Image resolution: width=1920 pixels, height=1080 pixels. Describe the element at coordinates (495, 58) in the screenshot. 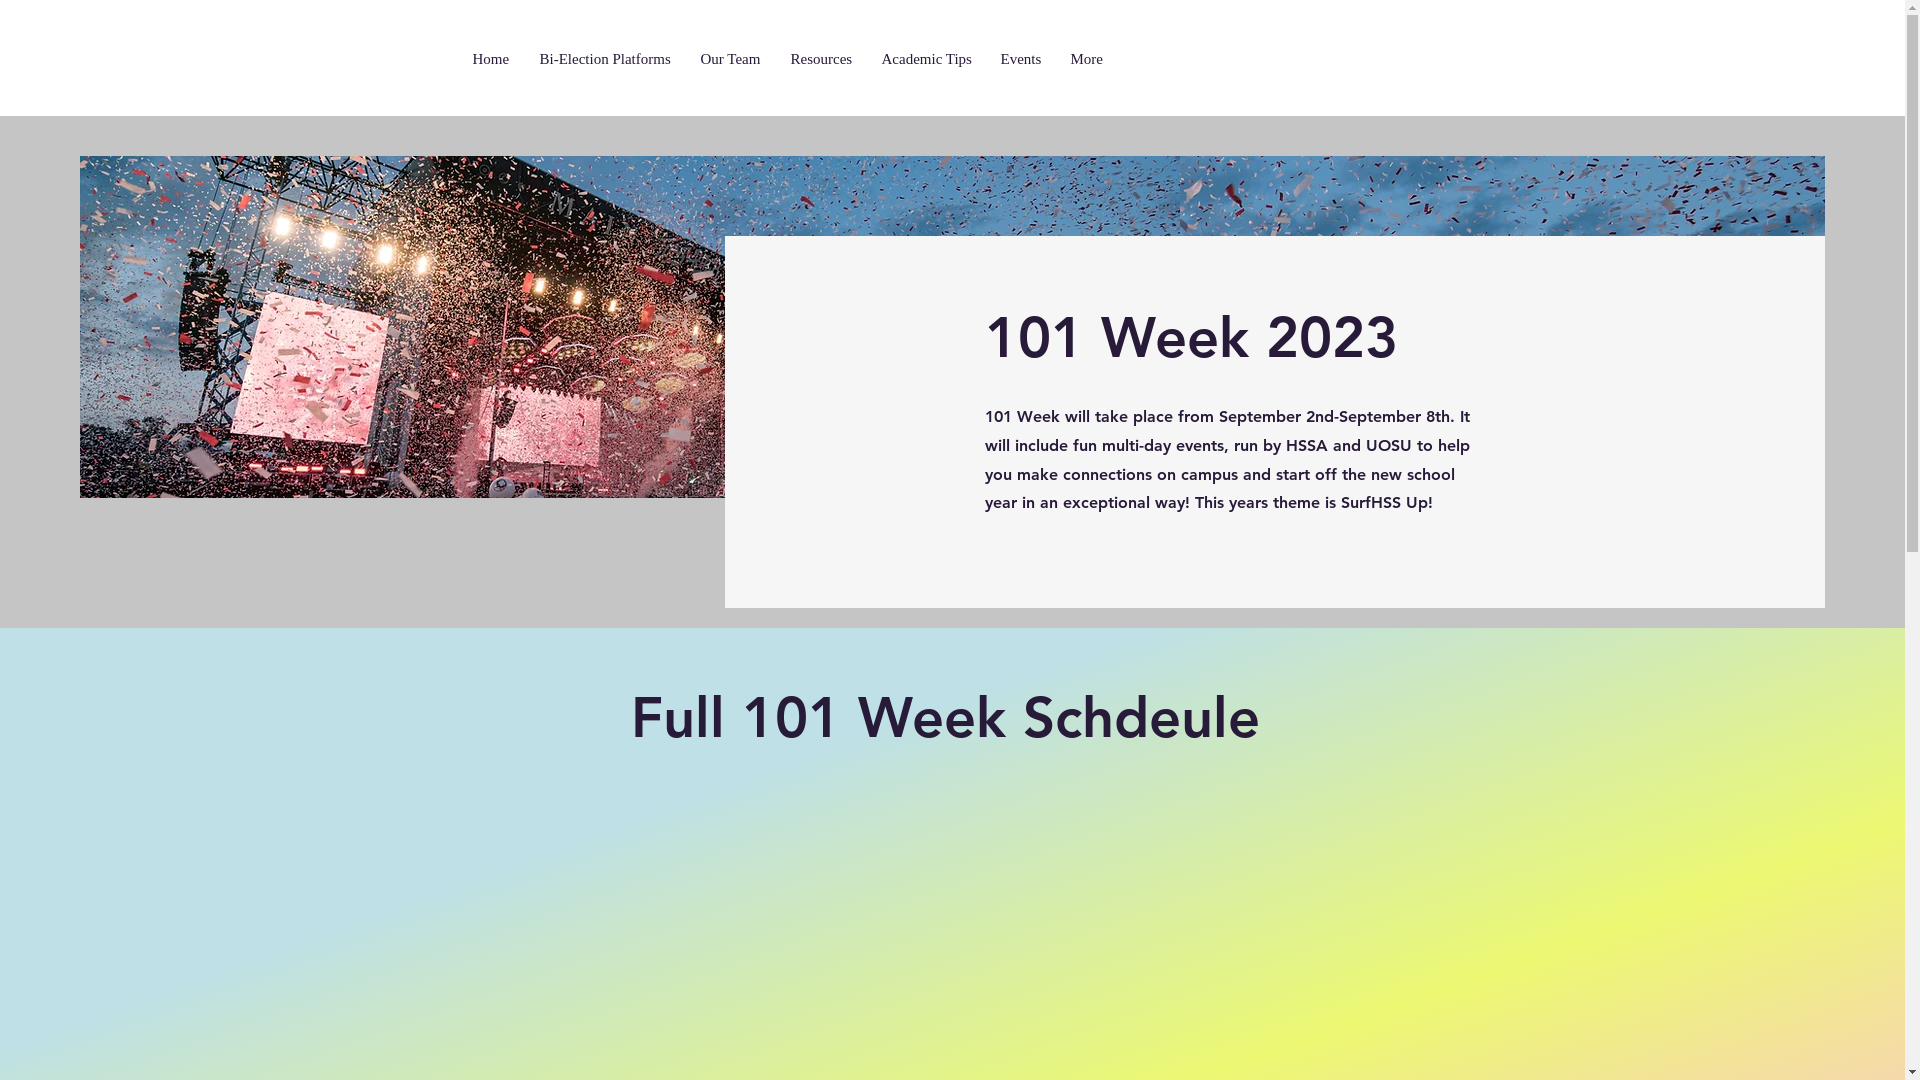

I see `'Home'` at that location.